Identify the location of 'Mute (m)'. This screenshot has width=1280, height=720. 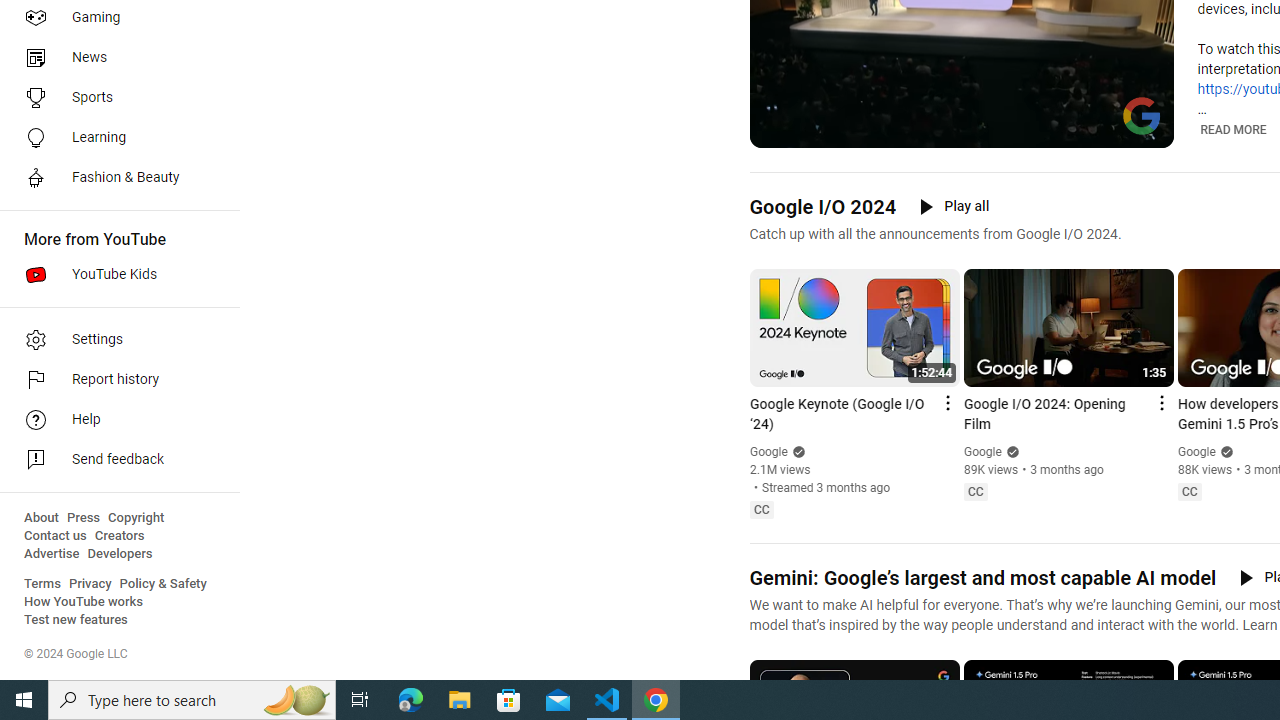
(816, 130).